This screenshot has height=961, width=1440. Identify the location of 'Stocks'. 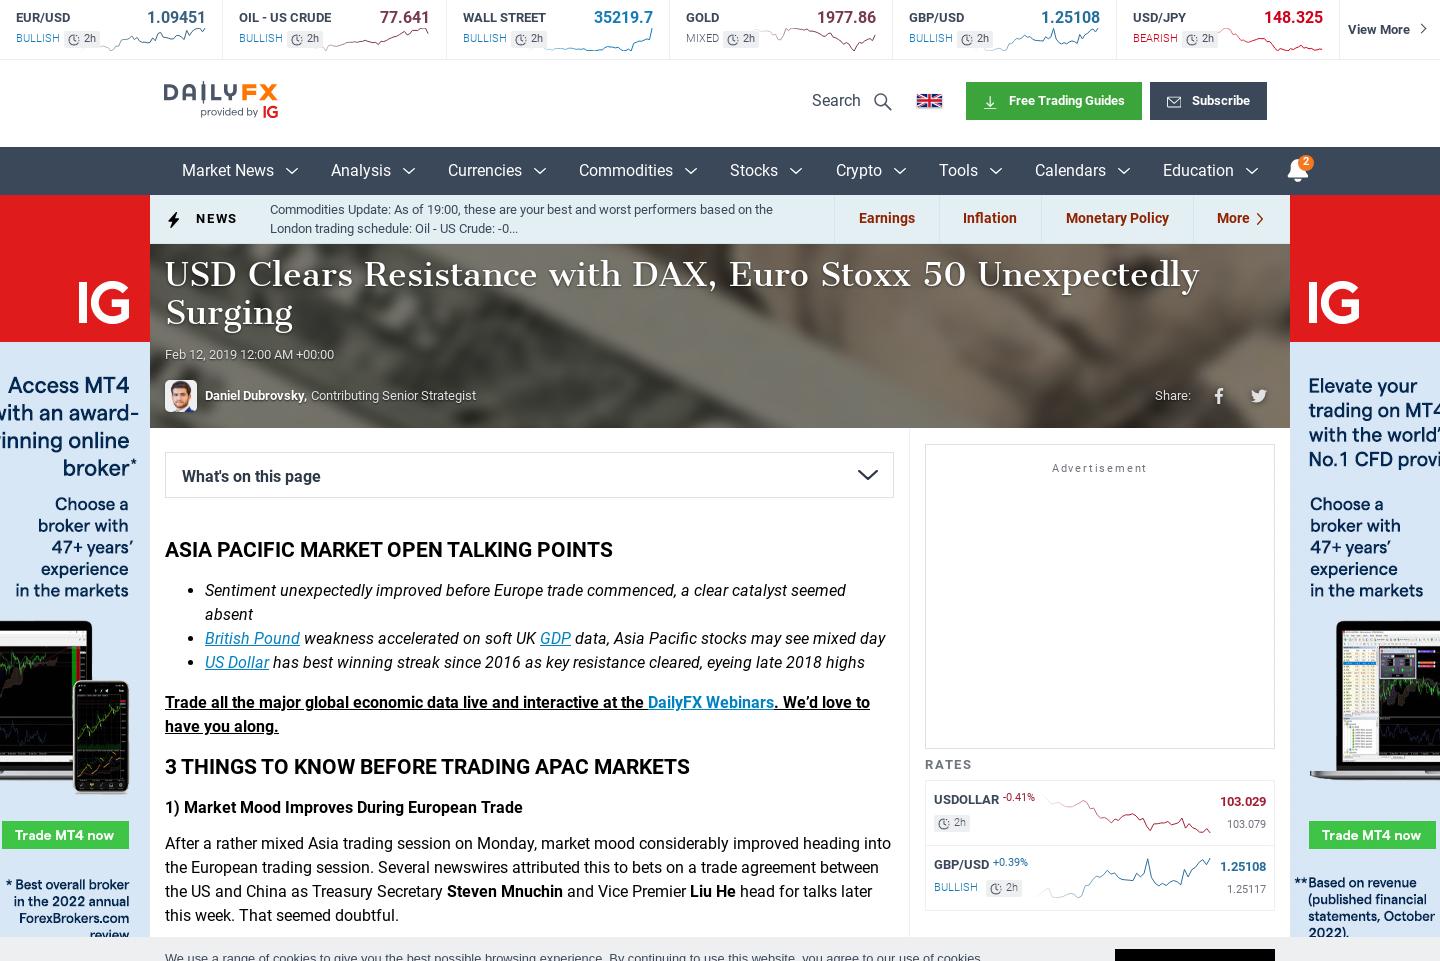
(728, 169).